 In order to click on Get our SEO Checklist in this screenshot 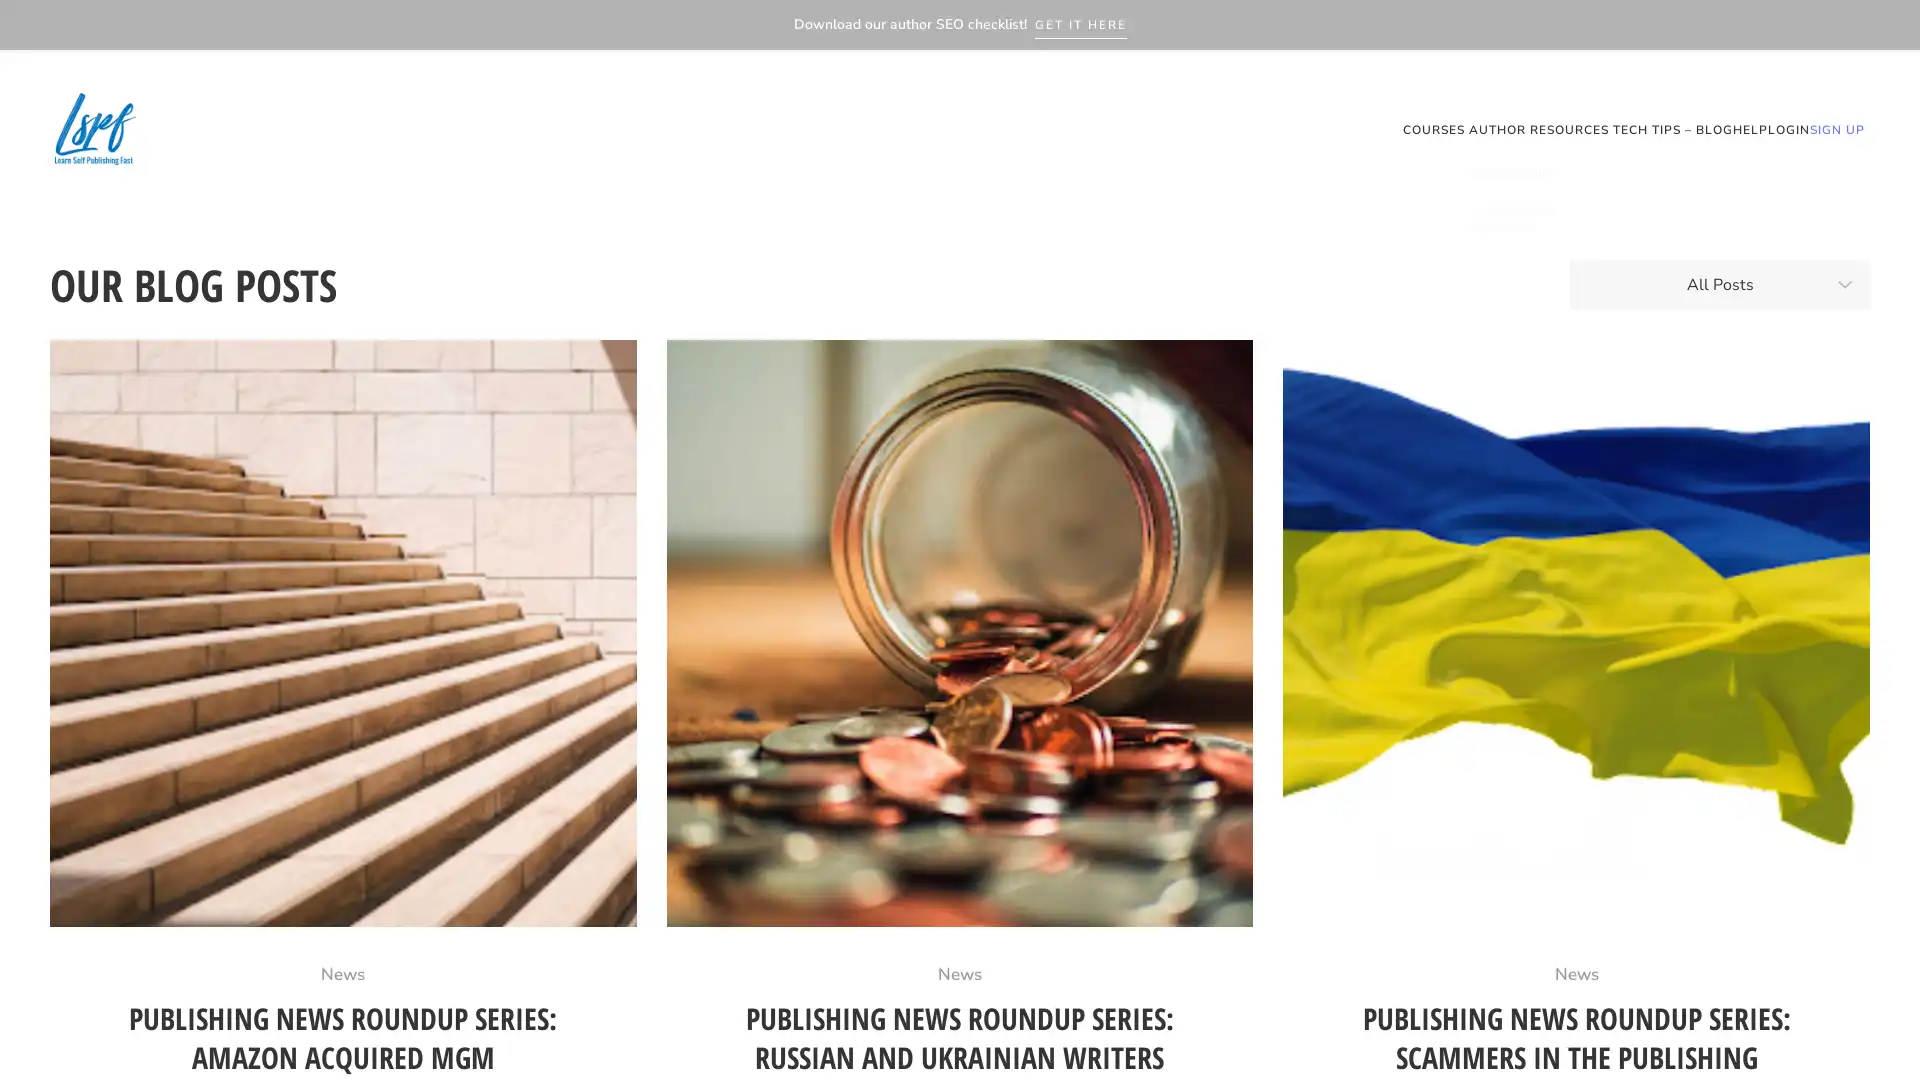, I will do `click(1012, 443)`.